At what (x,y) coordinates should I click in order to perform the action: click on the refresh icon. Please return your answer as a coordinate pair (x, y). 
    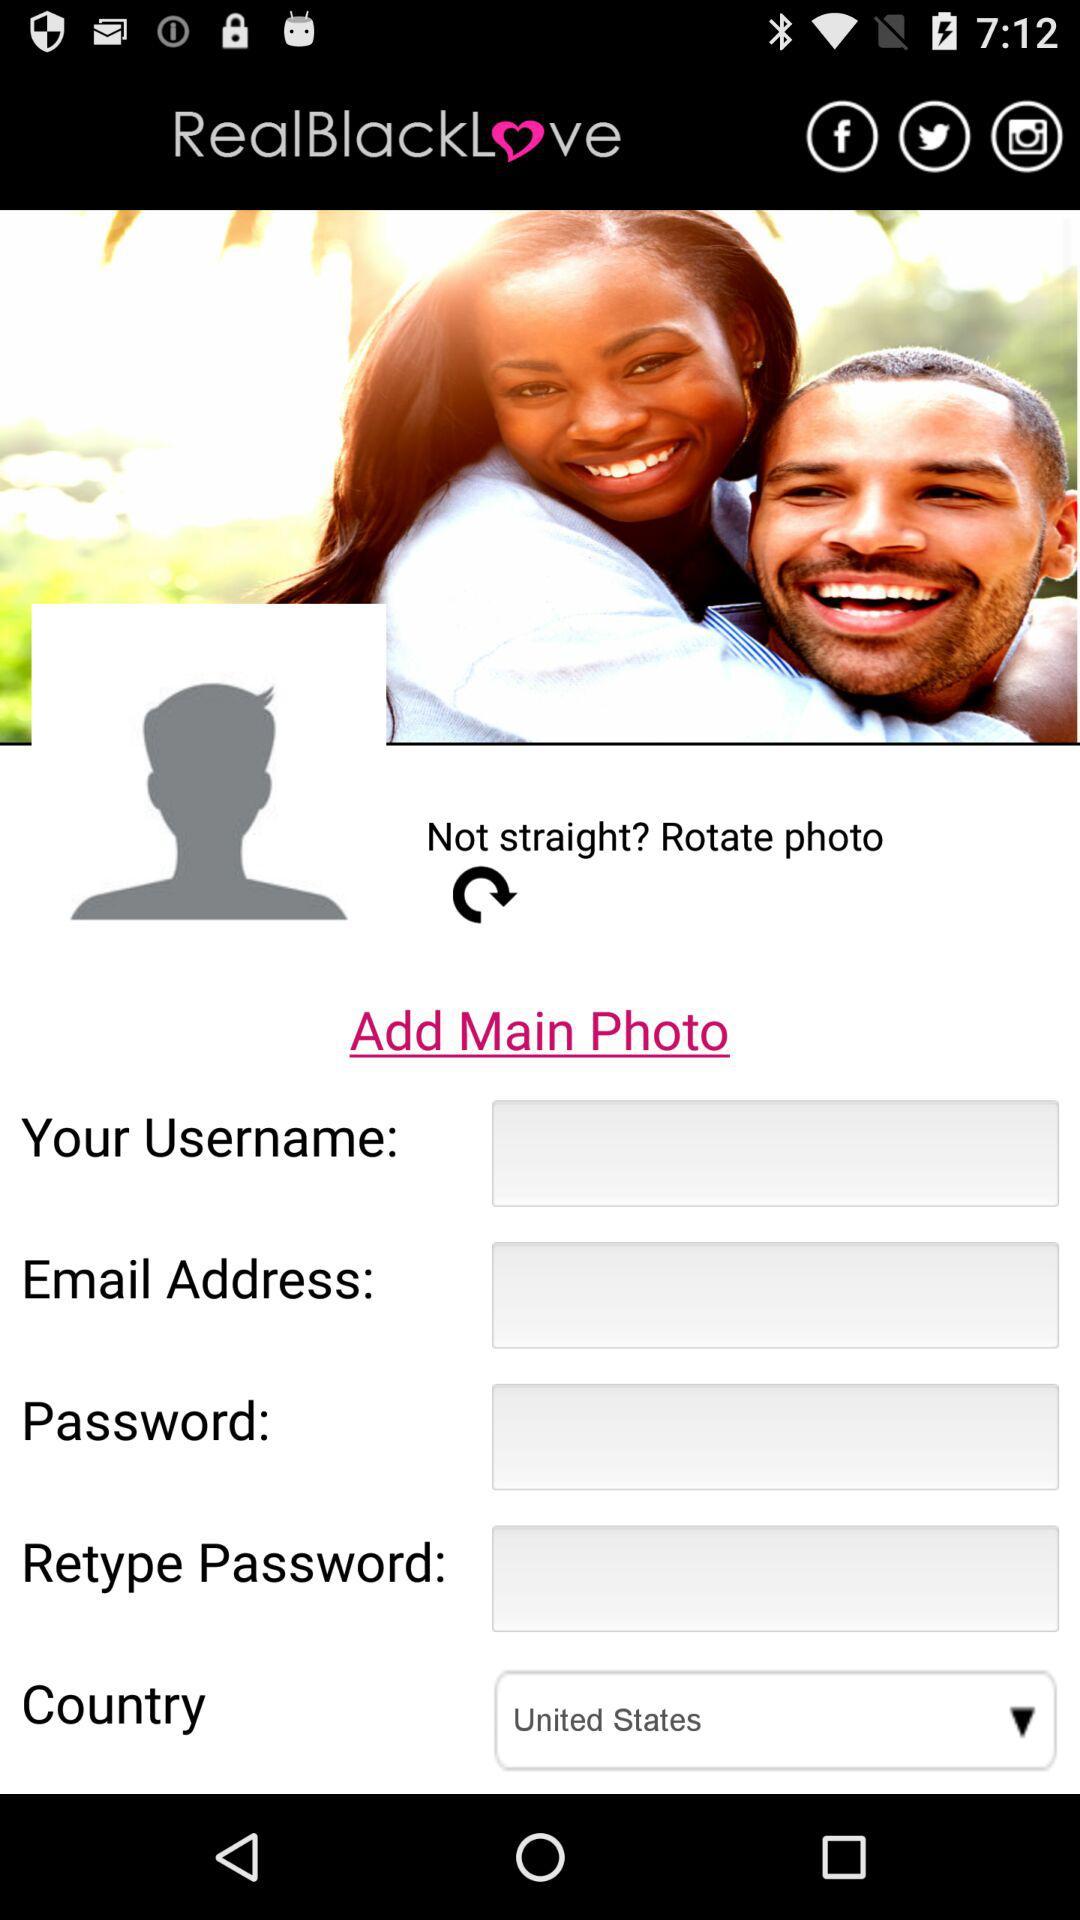
    Looking at the image, I should click on (485, 956).